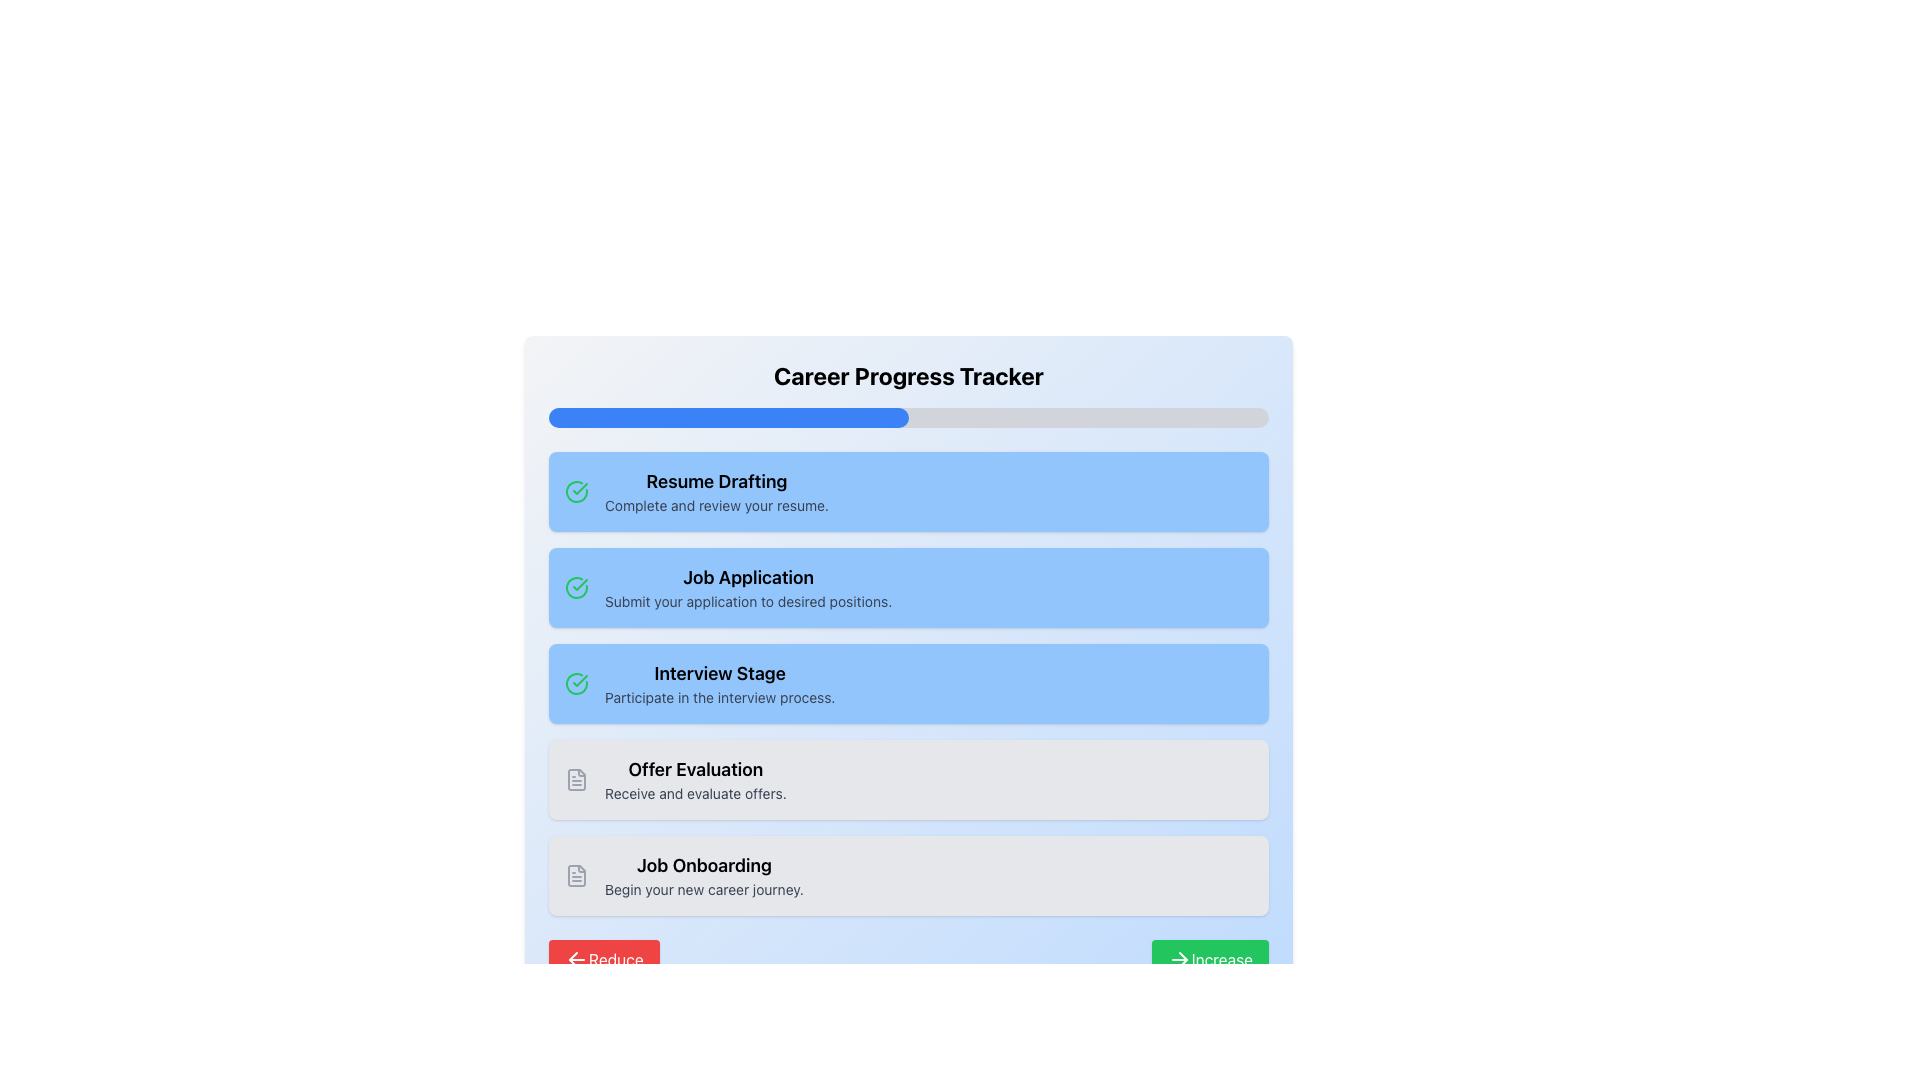 This screenshot has width=1920, height=1080. Describe the element at coordinates (747, 586) in the screenshot. I see `the 'Job Application' section, which features a bold headline and a subdued description, positioned between 'Resume Drafting' and 'Interview Stage' in the progress tracker interface` at that location.